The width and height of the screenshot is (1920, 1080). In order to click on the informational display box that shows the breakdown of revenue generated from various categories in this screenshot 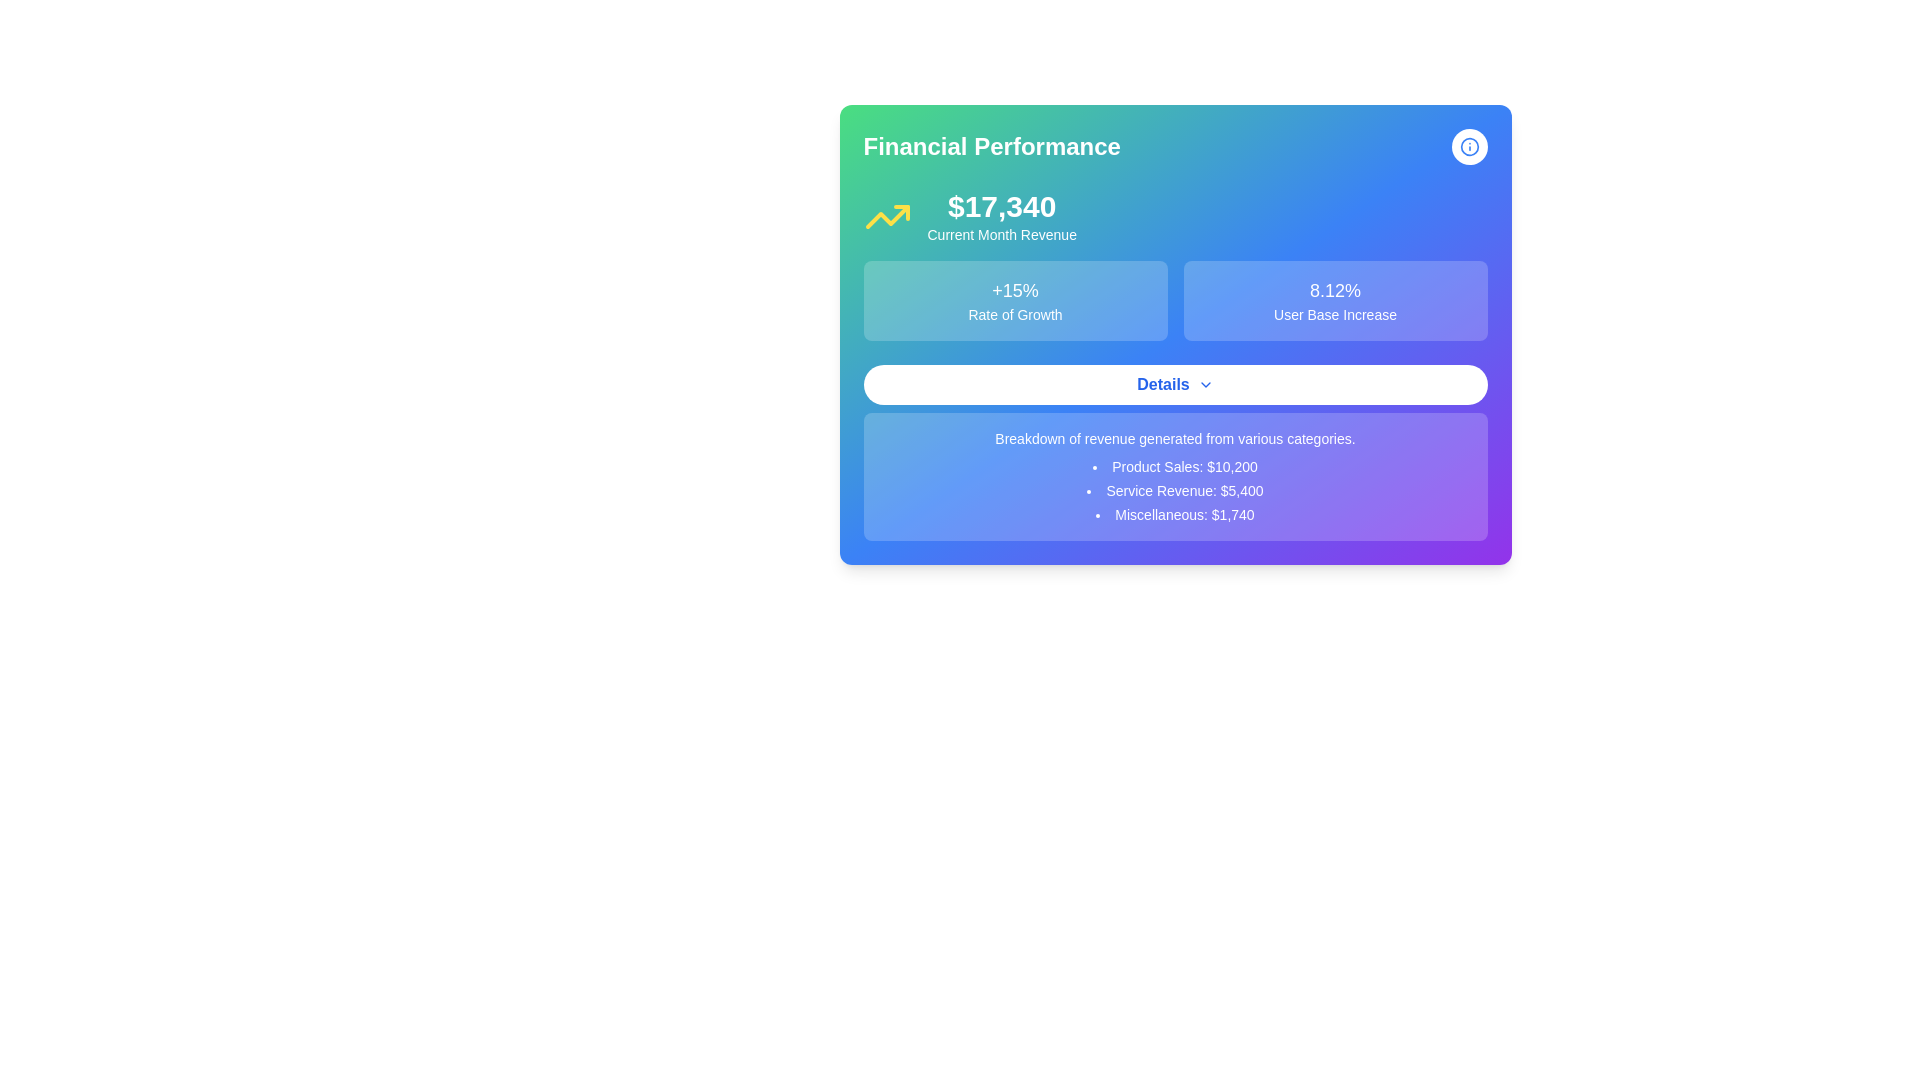, I will do `click(1175, 477)`.